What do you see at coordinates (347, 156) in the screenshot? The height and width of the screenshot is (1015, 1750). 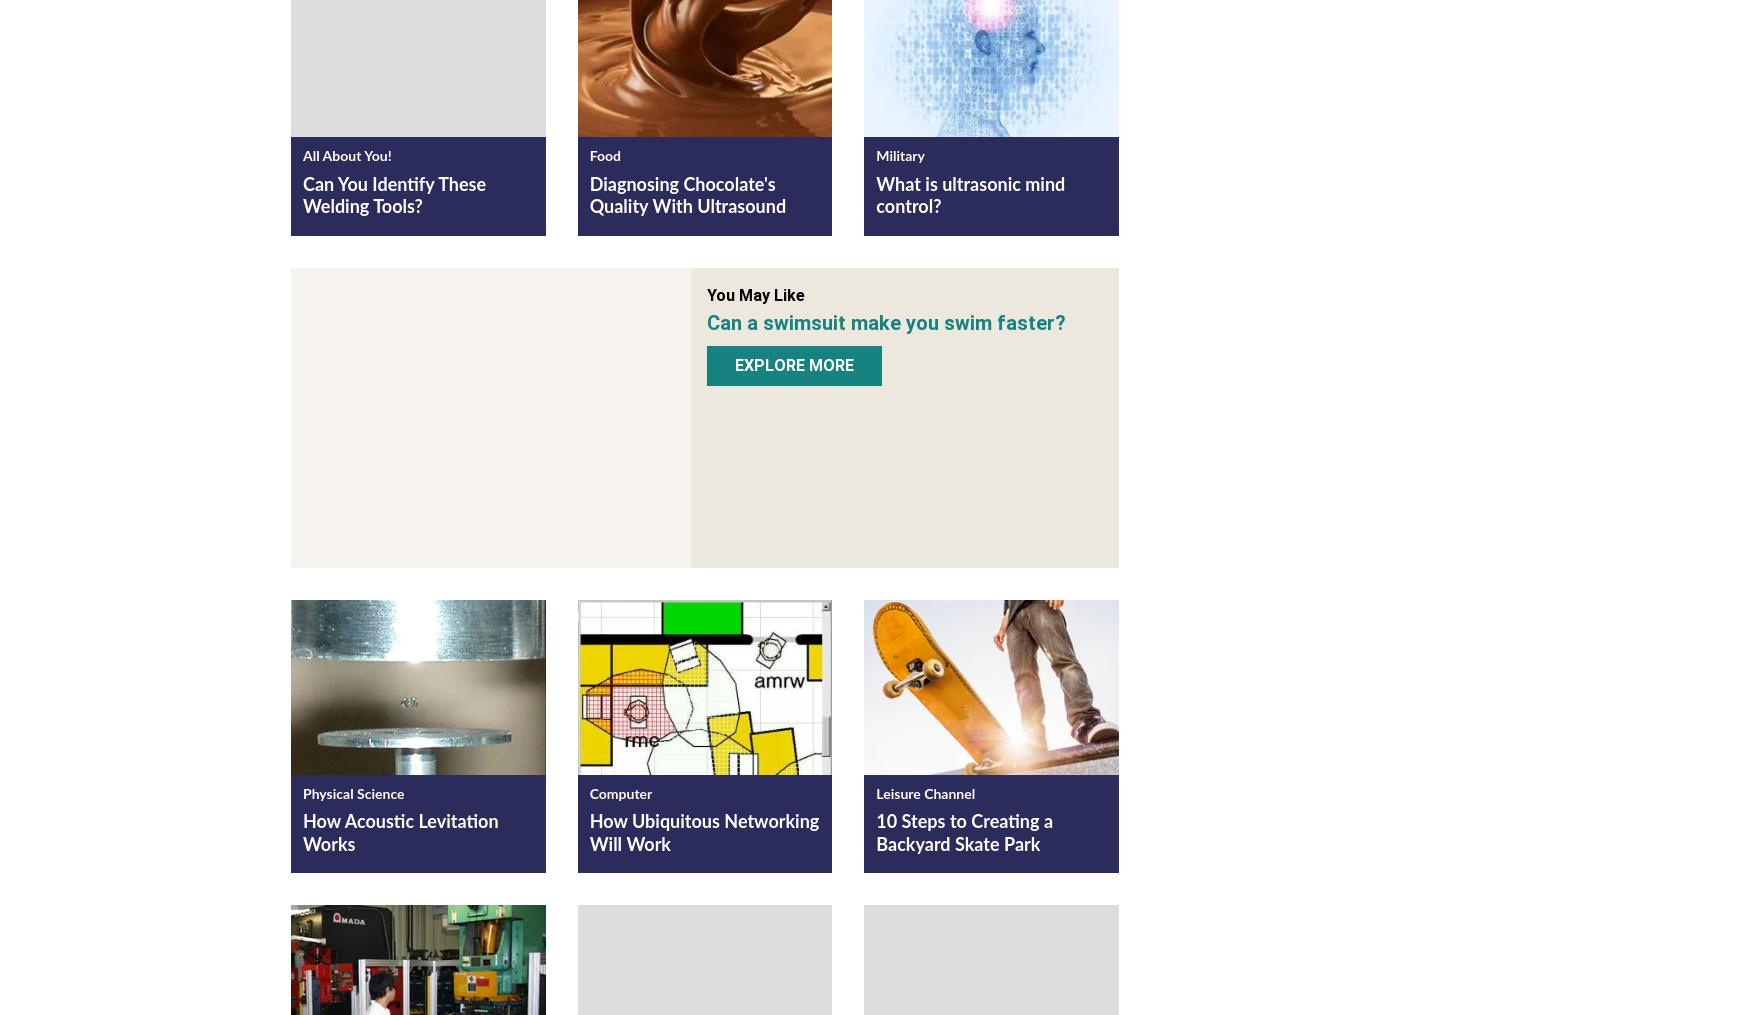 I see `'All About You!'` at bounding box center [347, 156].